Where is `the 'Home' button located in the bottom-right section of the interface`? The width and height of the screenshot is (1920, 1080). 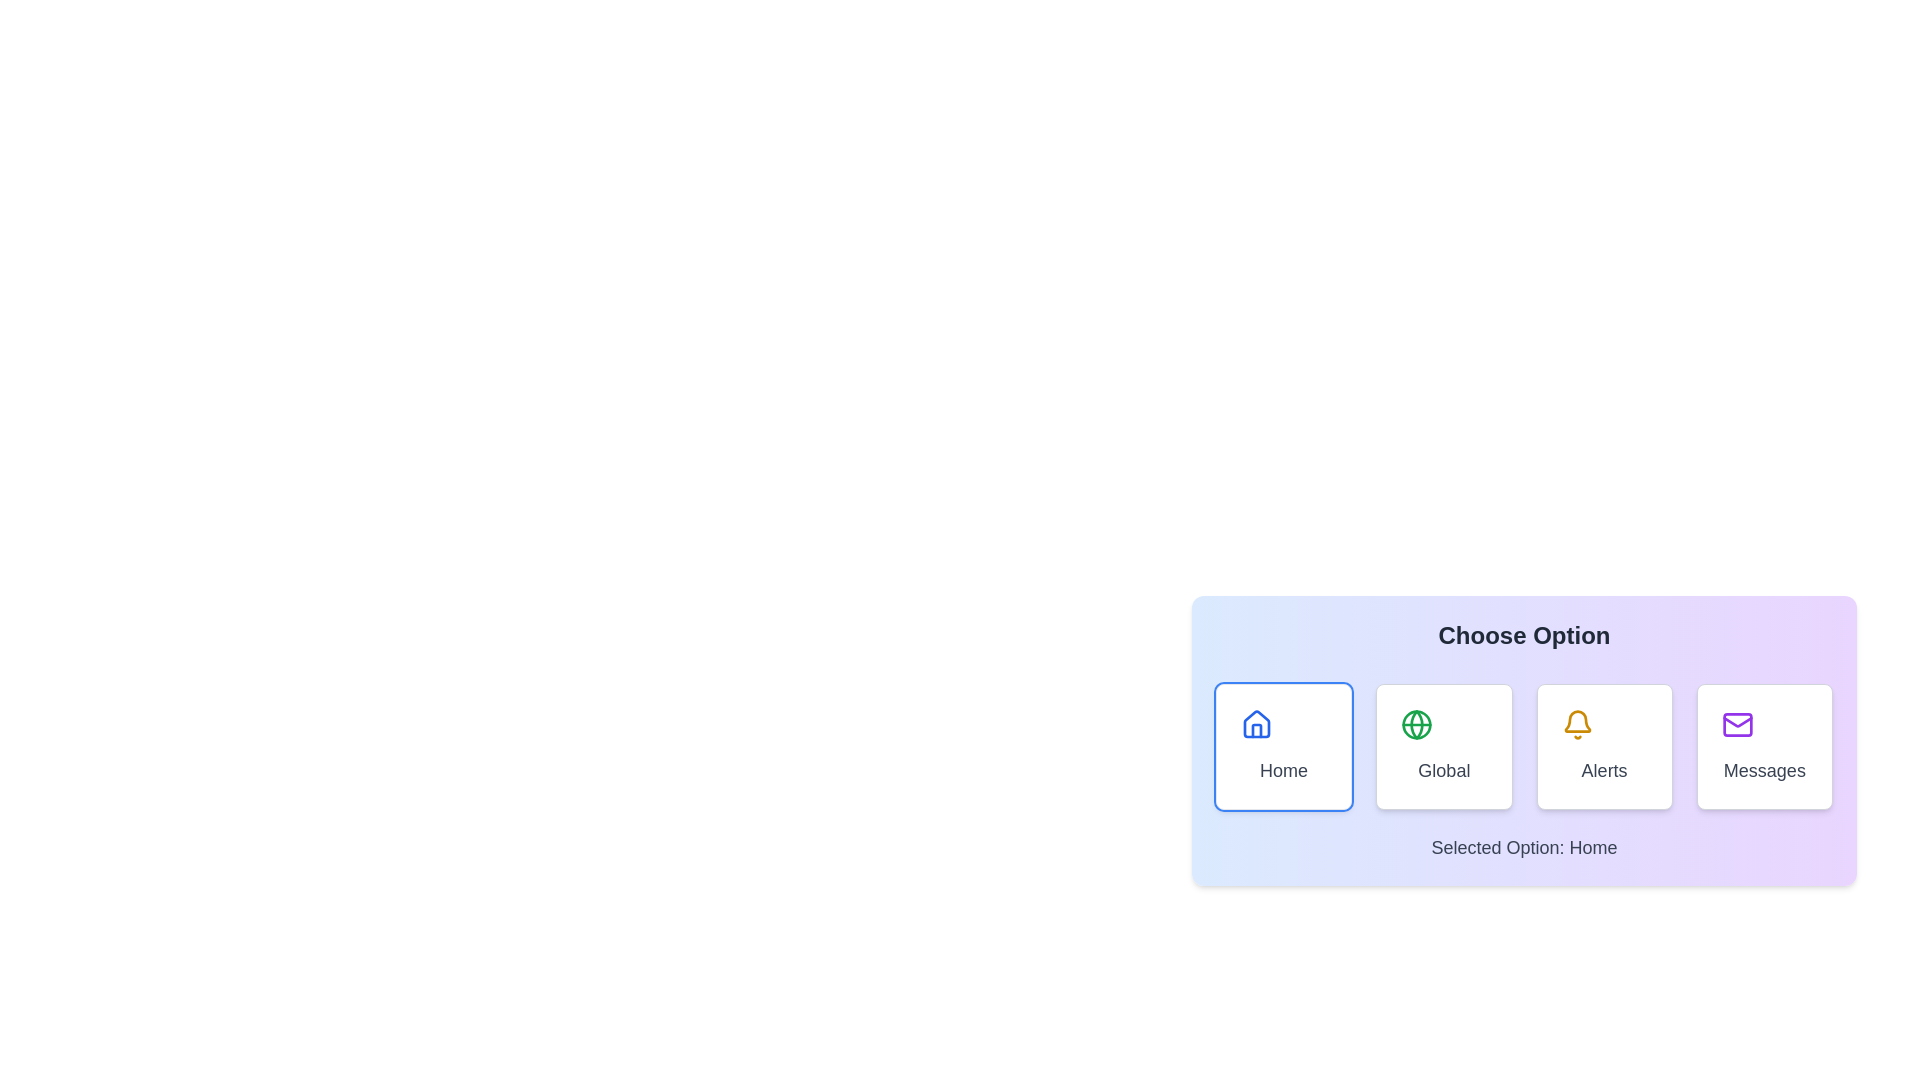
the 'Home' button located in the bottom-right section of the interface is located at coordinates (1283, 747).